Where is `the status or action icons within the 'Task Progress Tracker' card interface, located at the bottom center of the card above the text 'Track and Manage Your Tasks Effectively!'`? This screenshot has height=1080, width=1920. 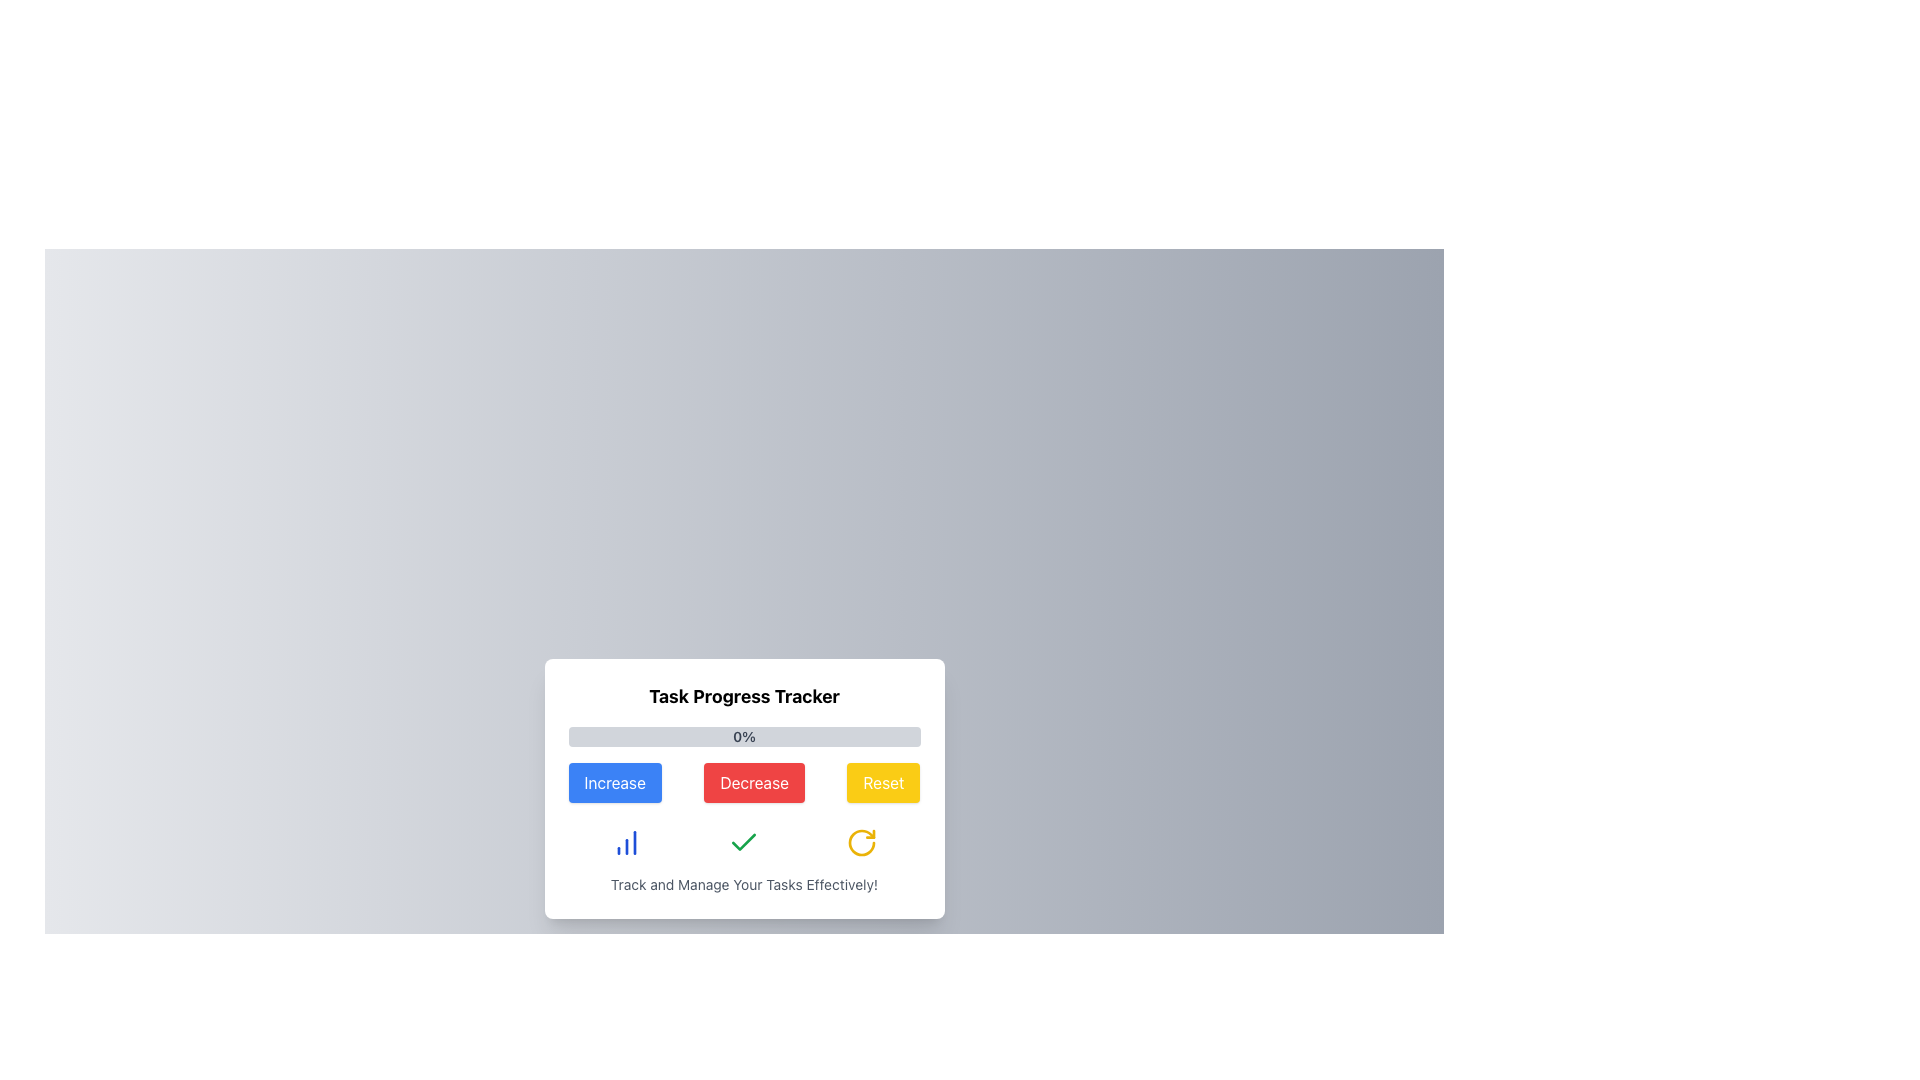
the status or action icons within the 'Task Progress Tracker' card interface, located at the bottom center of the card above the text 'Track and Manage Your Tasks Effectively!' is located at coordinates (743, 843).